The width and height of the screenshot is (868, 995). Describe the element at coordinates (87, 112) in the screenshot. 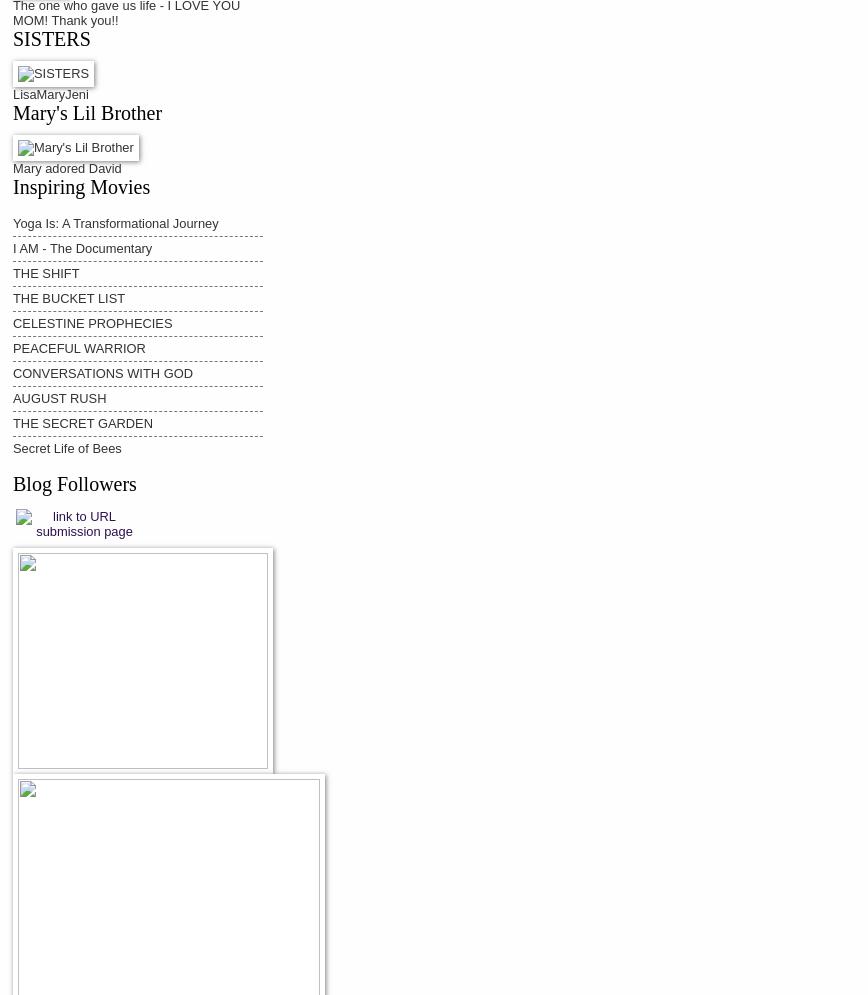

I see `'Mary's  Lil Brother'` at that location.